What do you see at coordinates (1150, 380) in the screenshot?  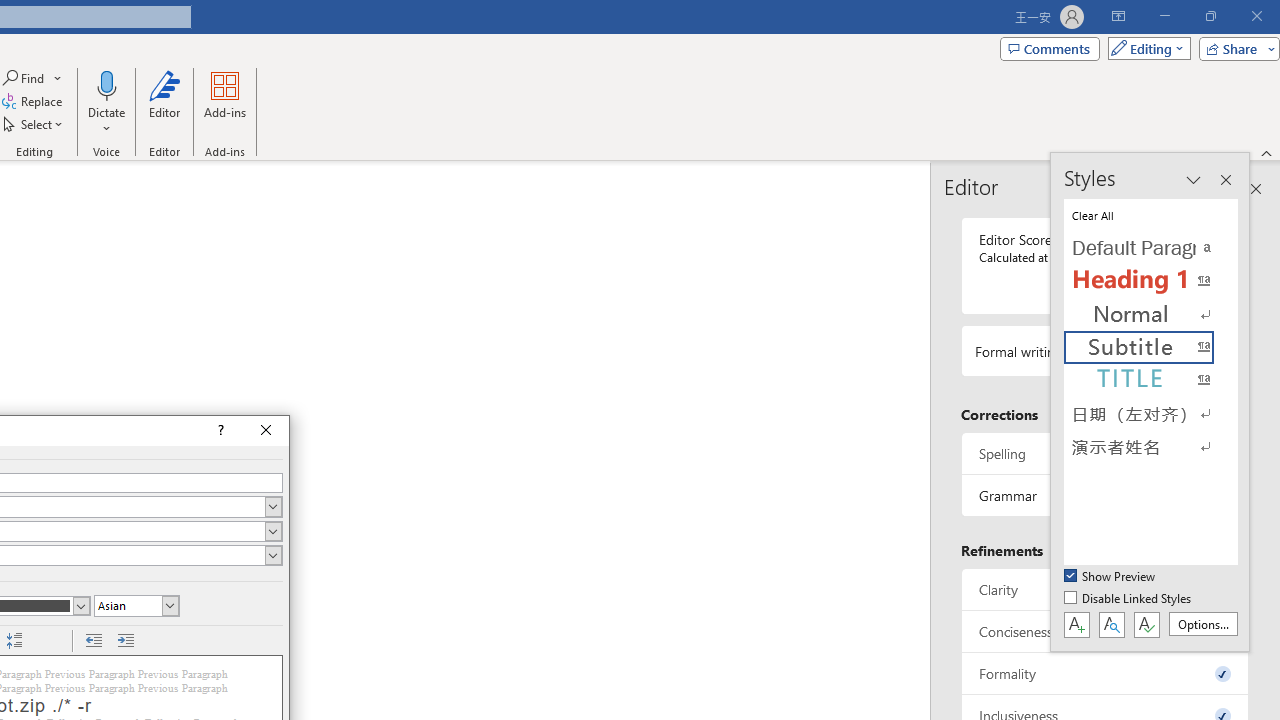 I see `'Title'` at bounding box center [1150, 380].